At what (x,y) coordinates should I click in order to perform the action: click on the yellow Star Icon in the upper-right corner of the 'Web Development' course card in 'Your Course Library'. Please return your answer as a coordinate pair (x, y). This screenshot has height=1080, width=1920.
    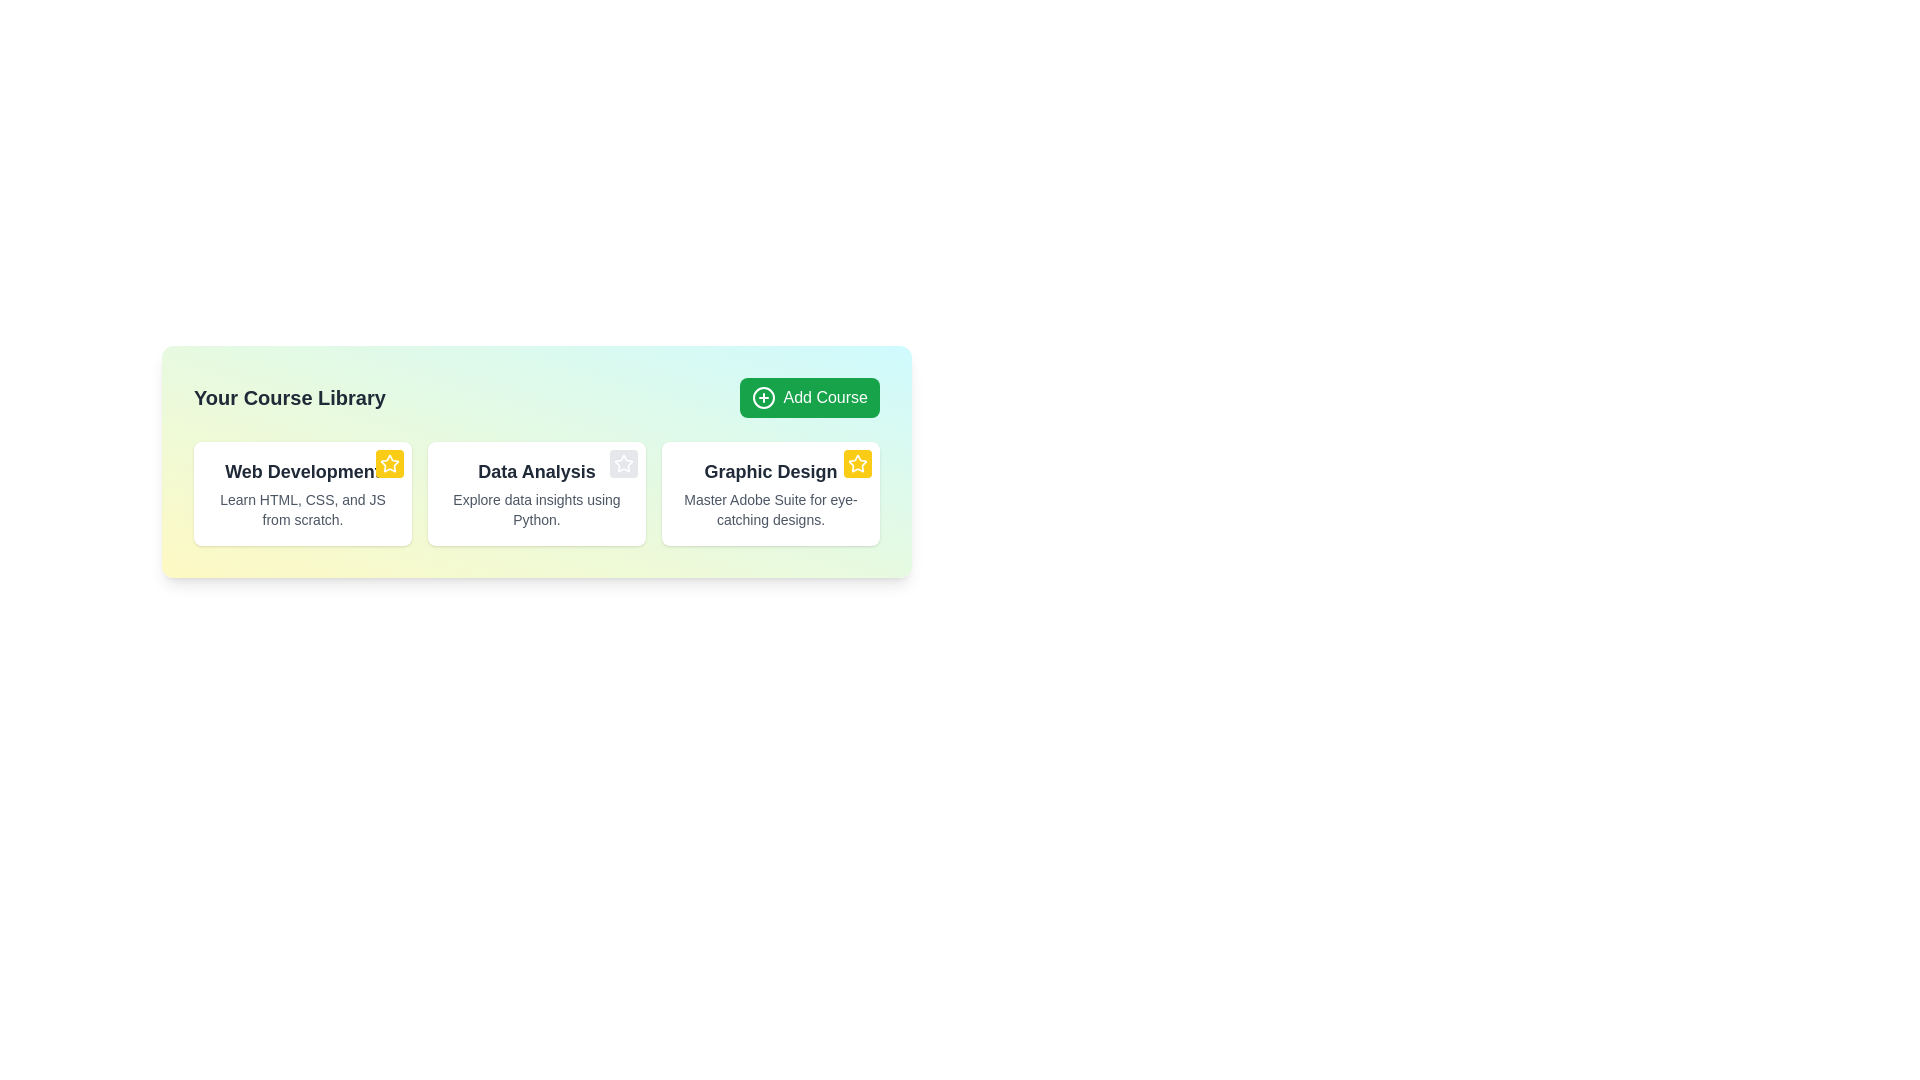
    Looking at the image, I should click on (389, 463).